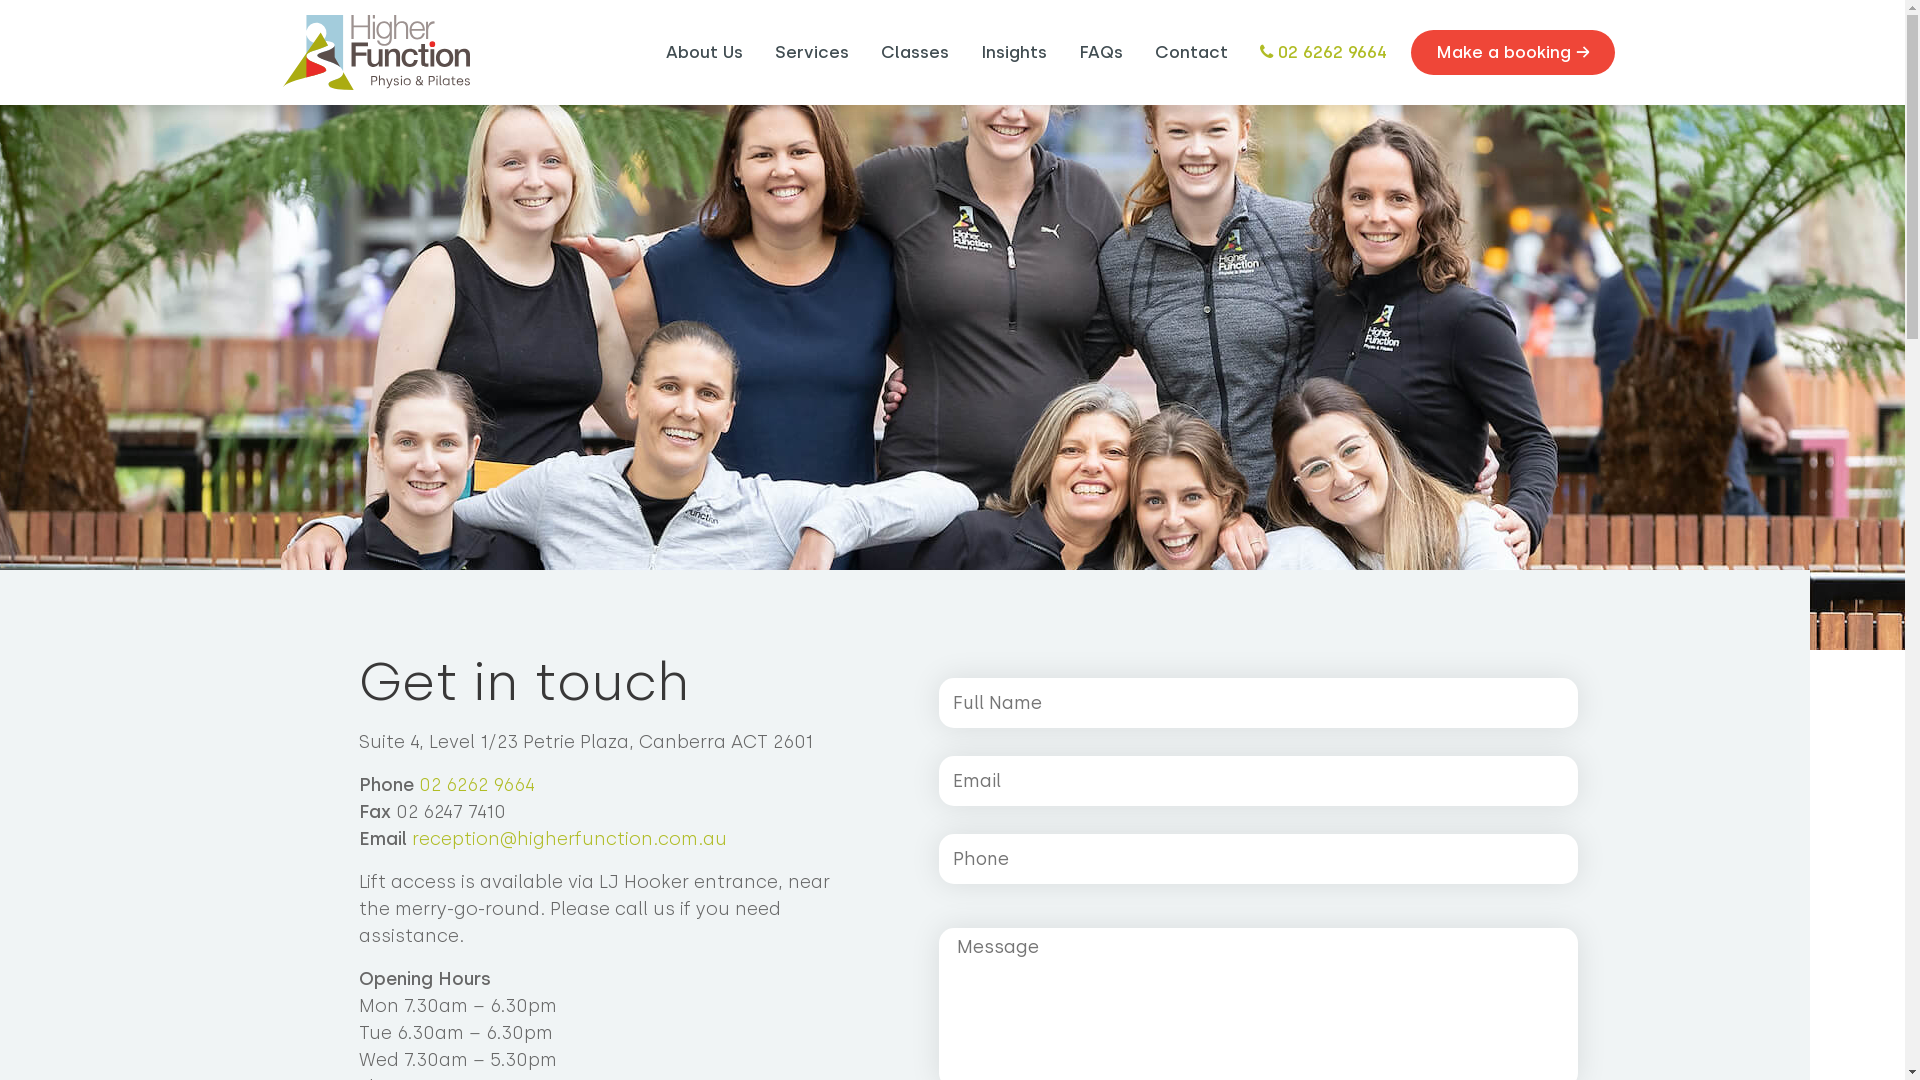 The image size is (1920, 1080). What do you see at coordinates (765, 52) in the screenshot?
I see `'Services'` at bounding box center [765, 52].